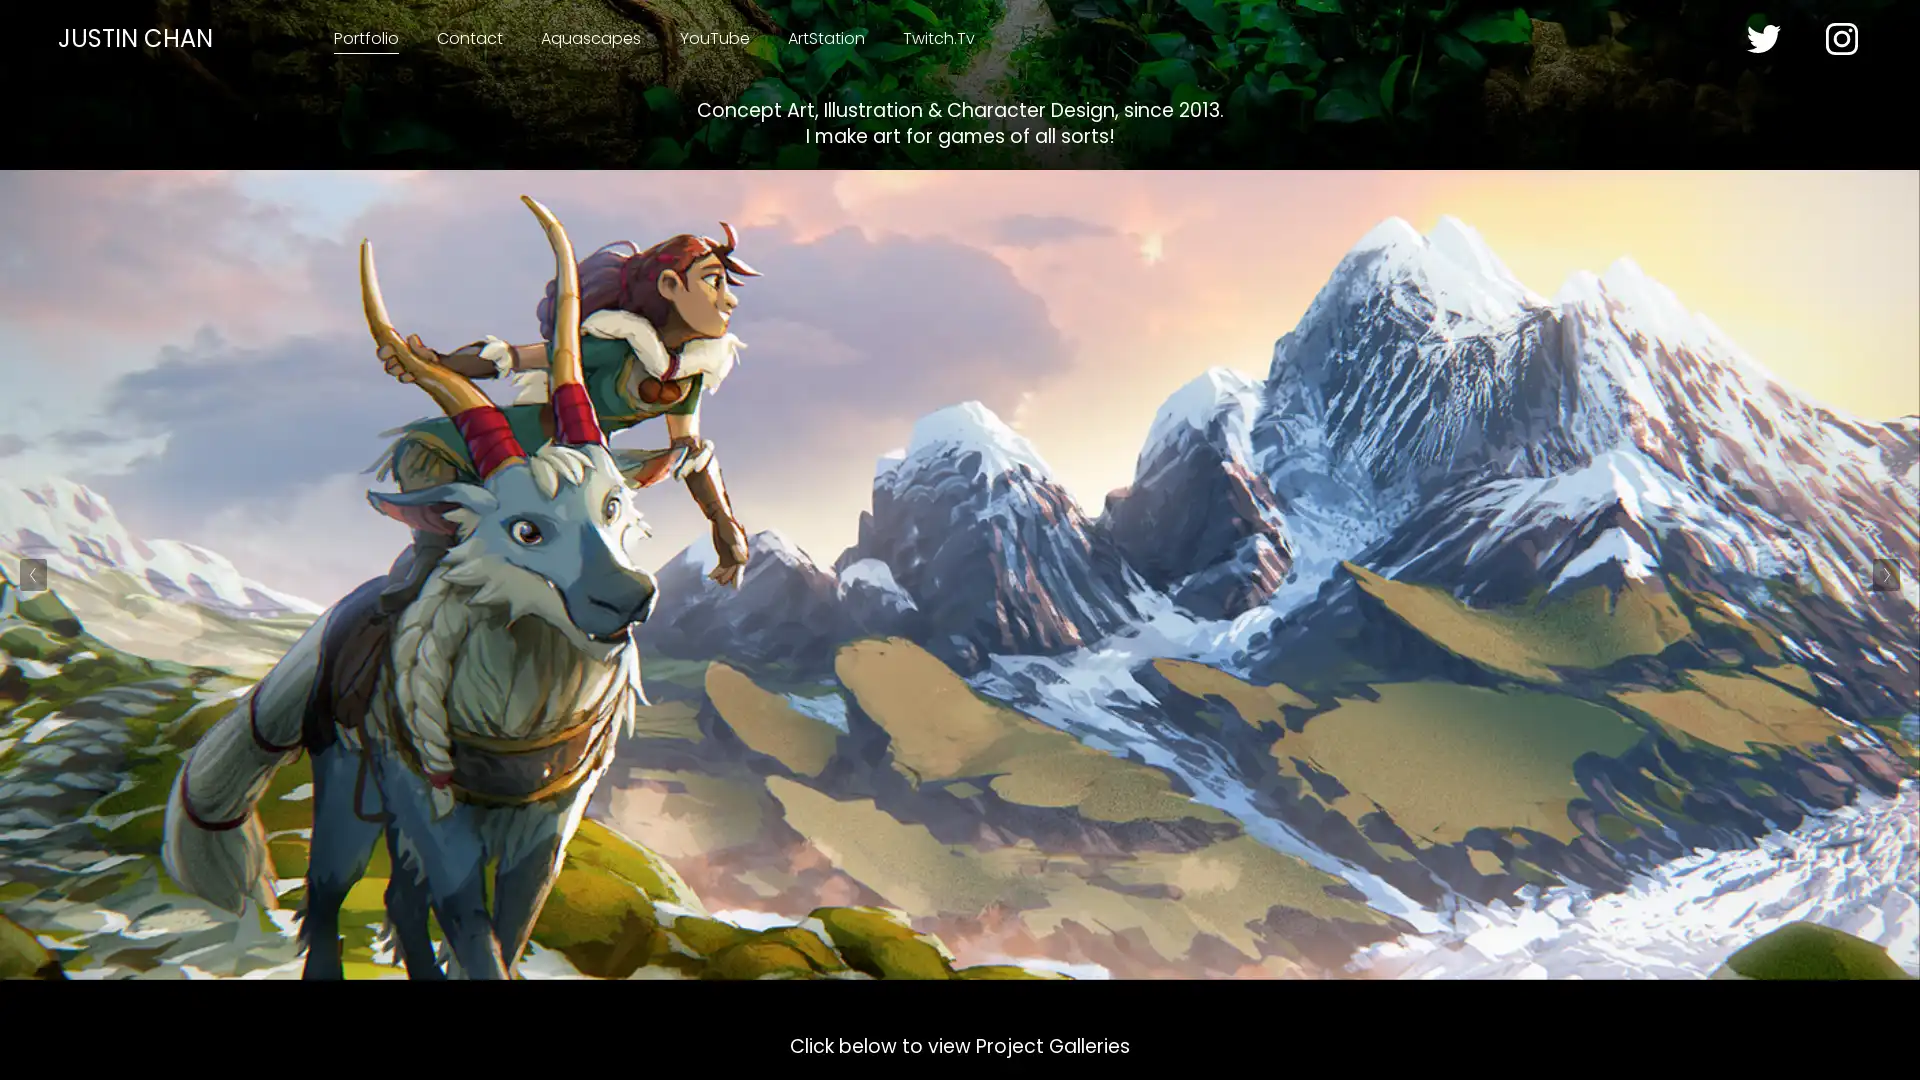 This screenshot has width=1920, height=1080. Describe the element at coordinates (33, 574) in the screenshot. I see `Previous Slide` at that location.